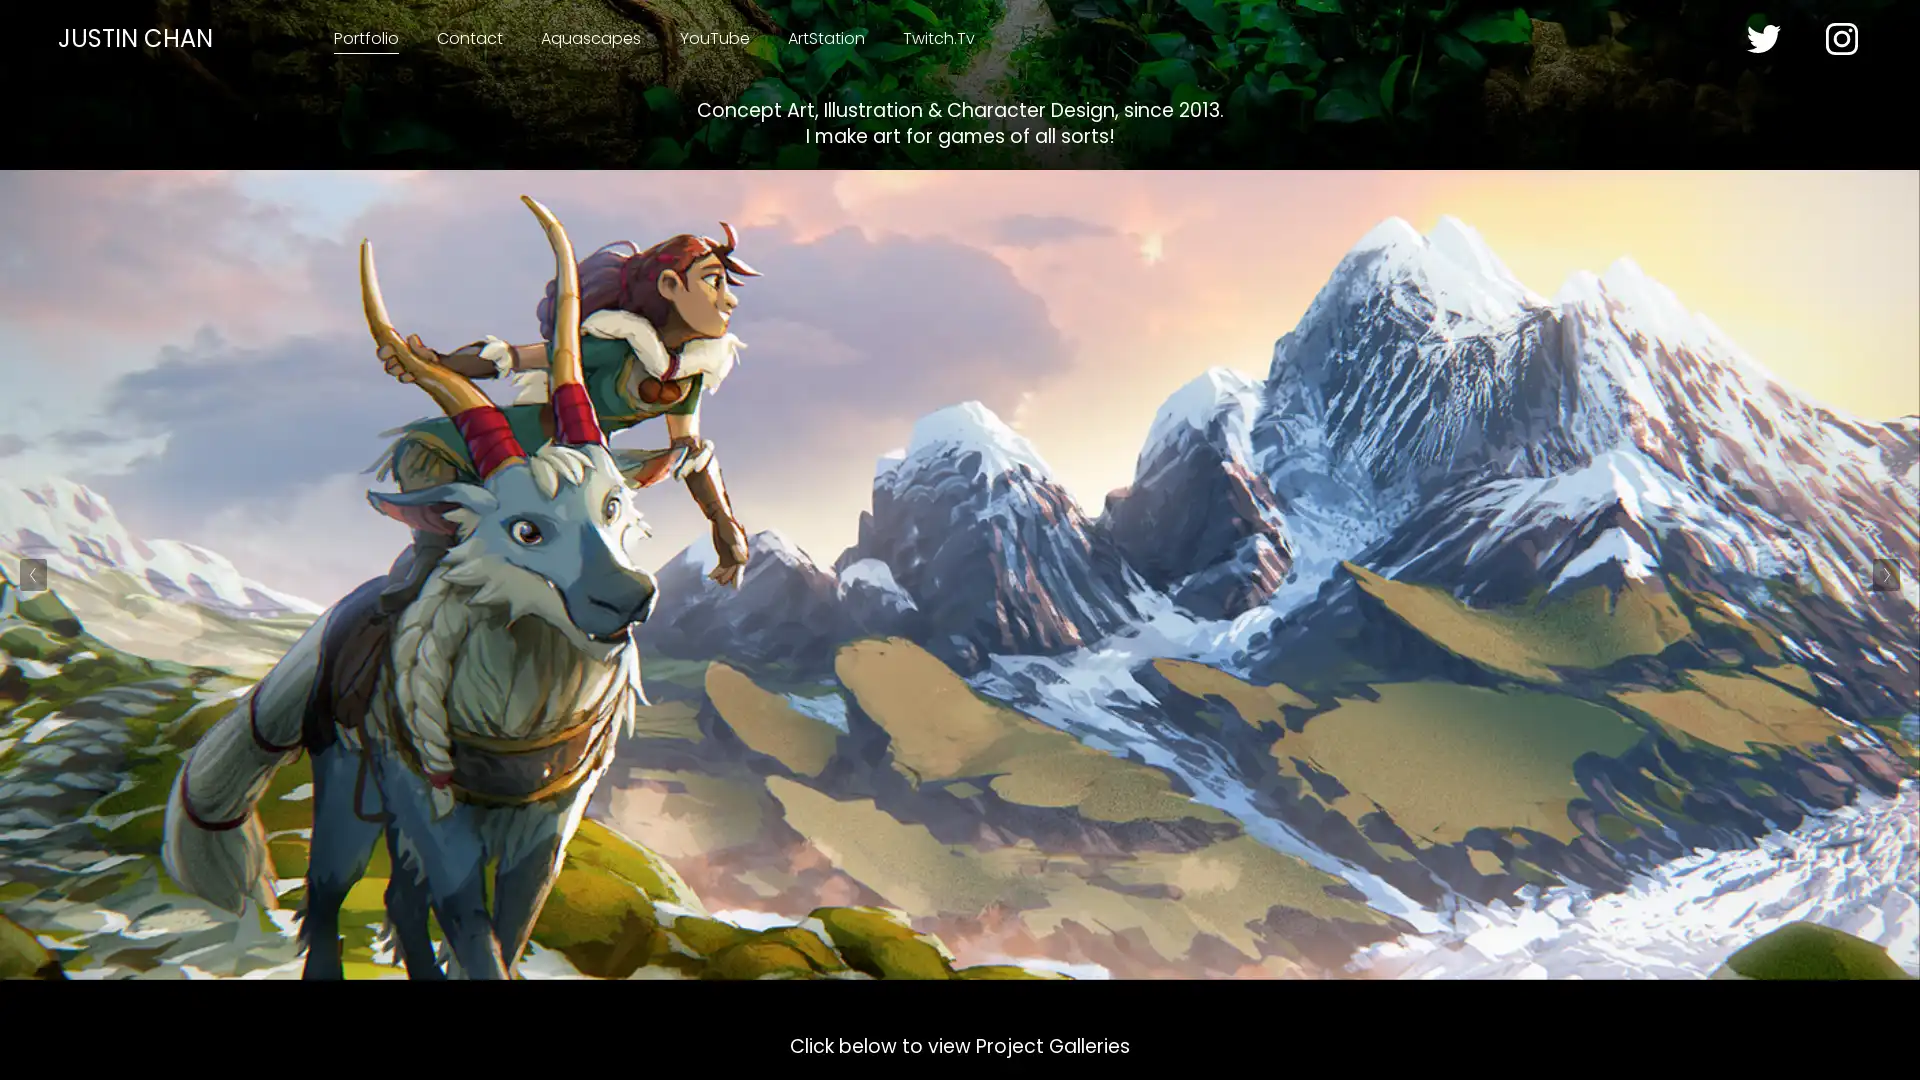 This screenshot has width=1920, height=1080. Describe the element at coordinates (33, 574) in the screenshot. I see `Previous Slide` at that location.